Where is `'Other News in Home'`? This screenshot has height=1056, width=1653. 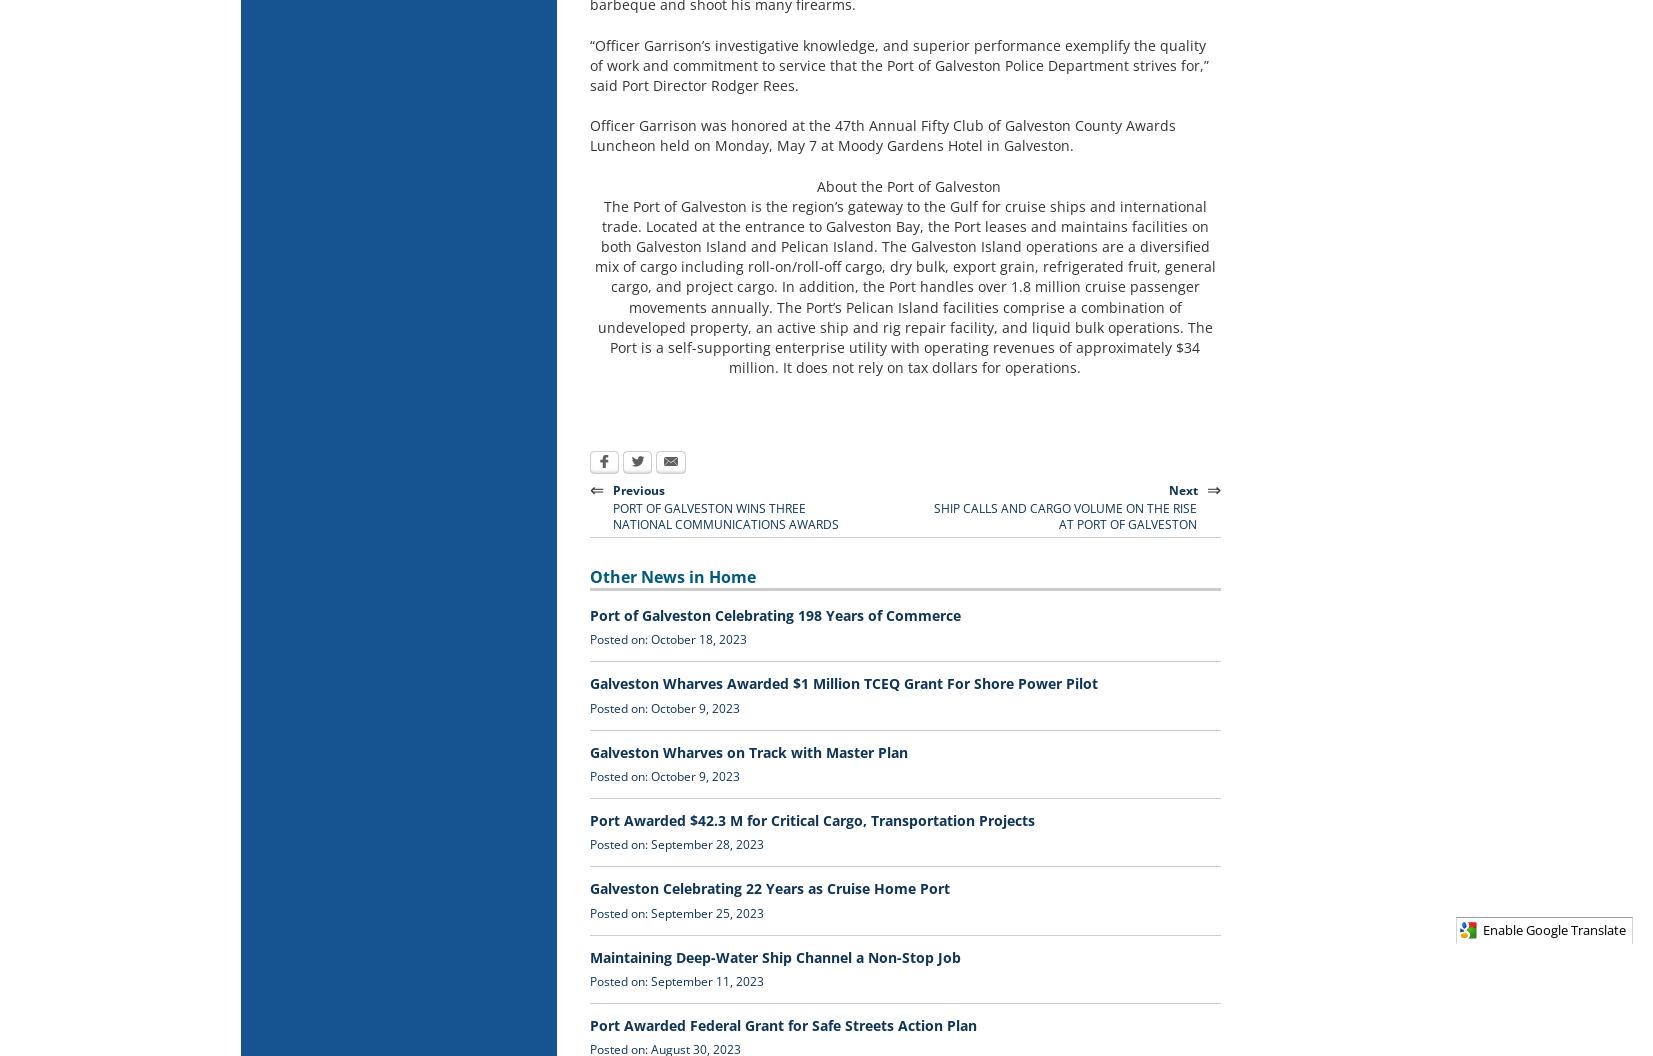
'Other News in Home' is located at coordinates (671, 576).